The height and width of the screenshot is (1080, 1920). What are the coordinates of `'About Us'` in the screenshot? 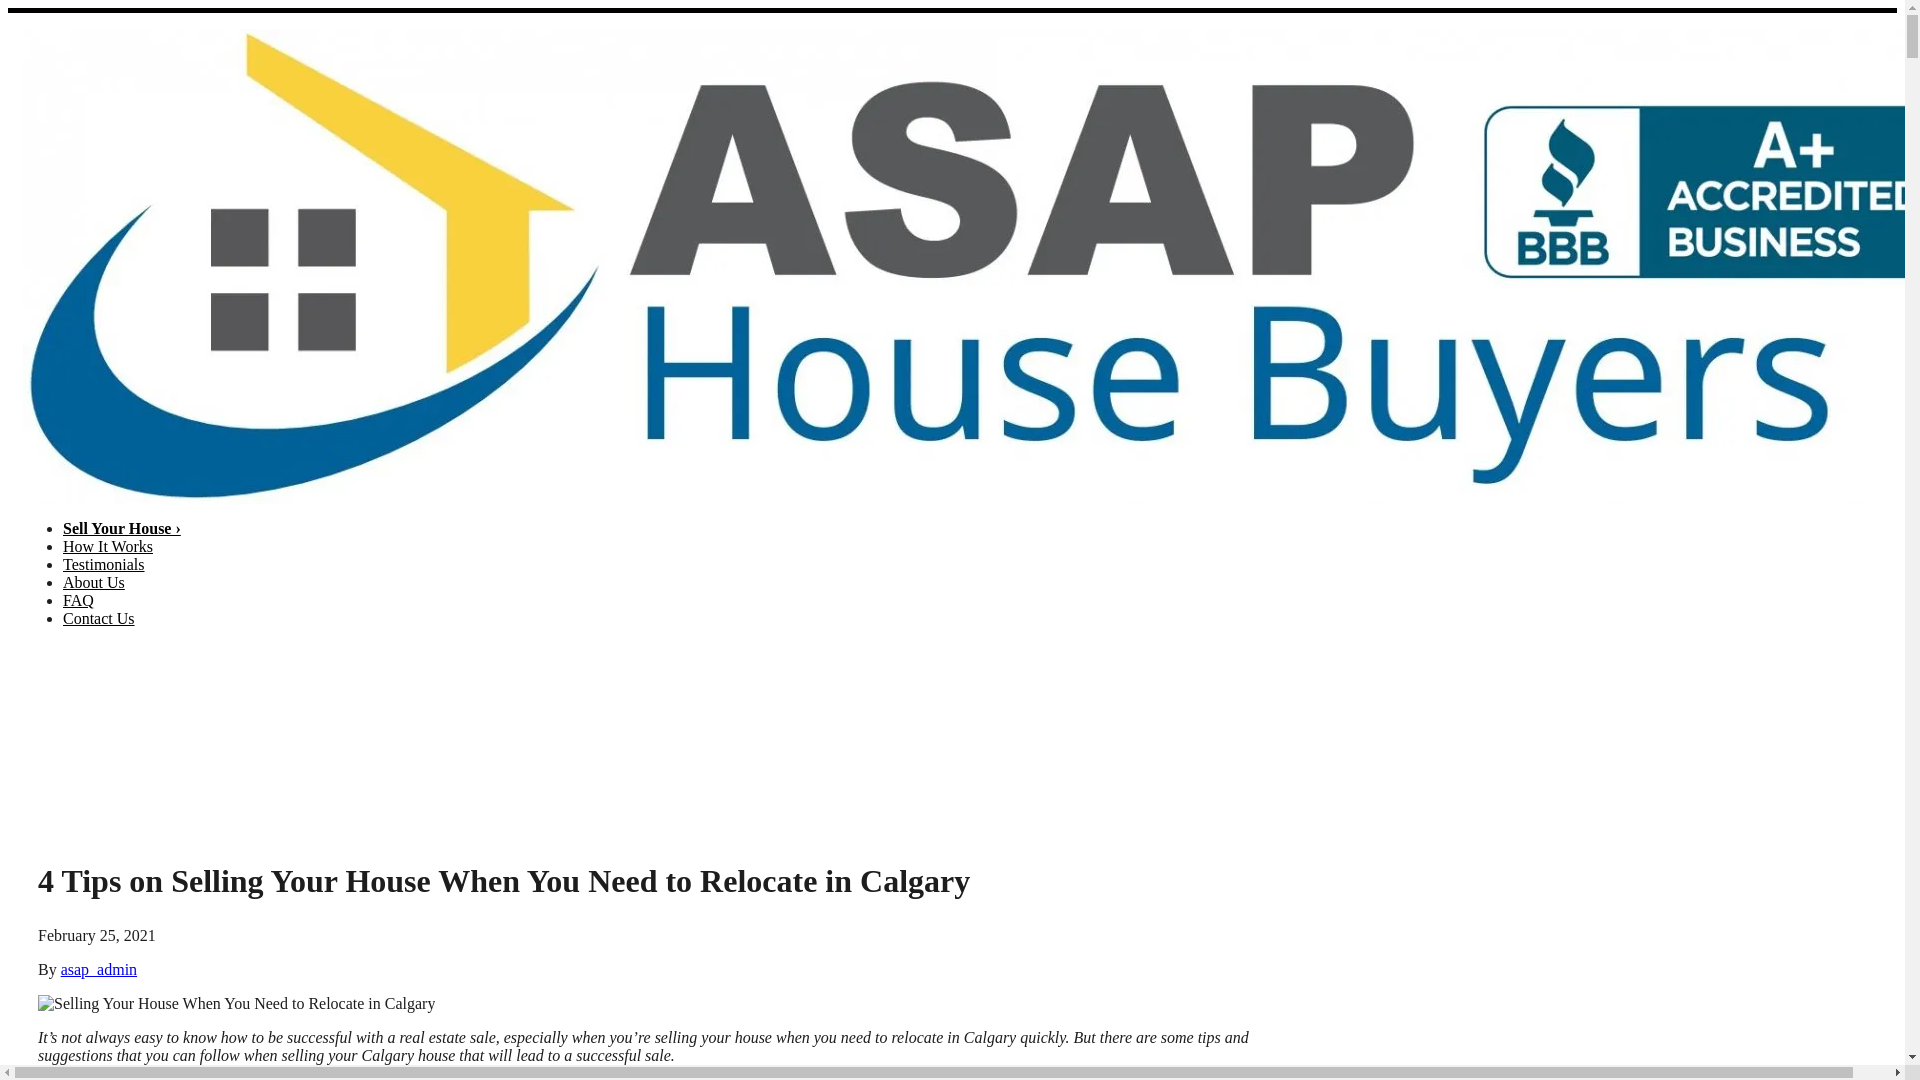 It's located at (93, 582).